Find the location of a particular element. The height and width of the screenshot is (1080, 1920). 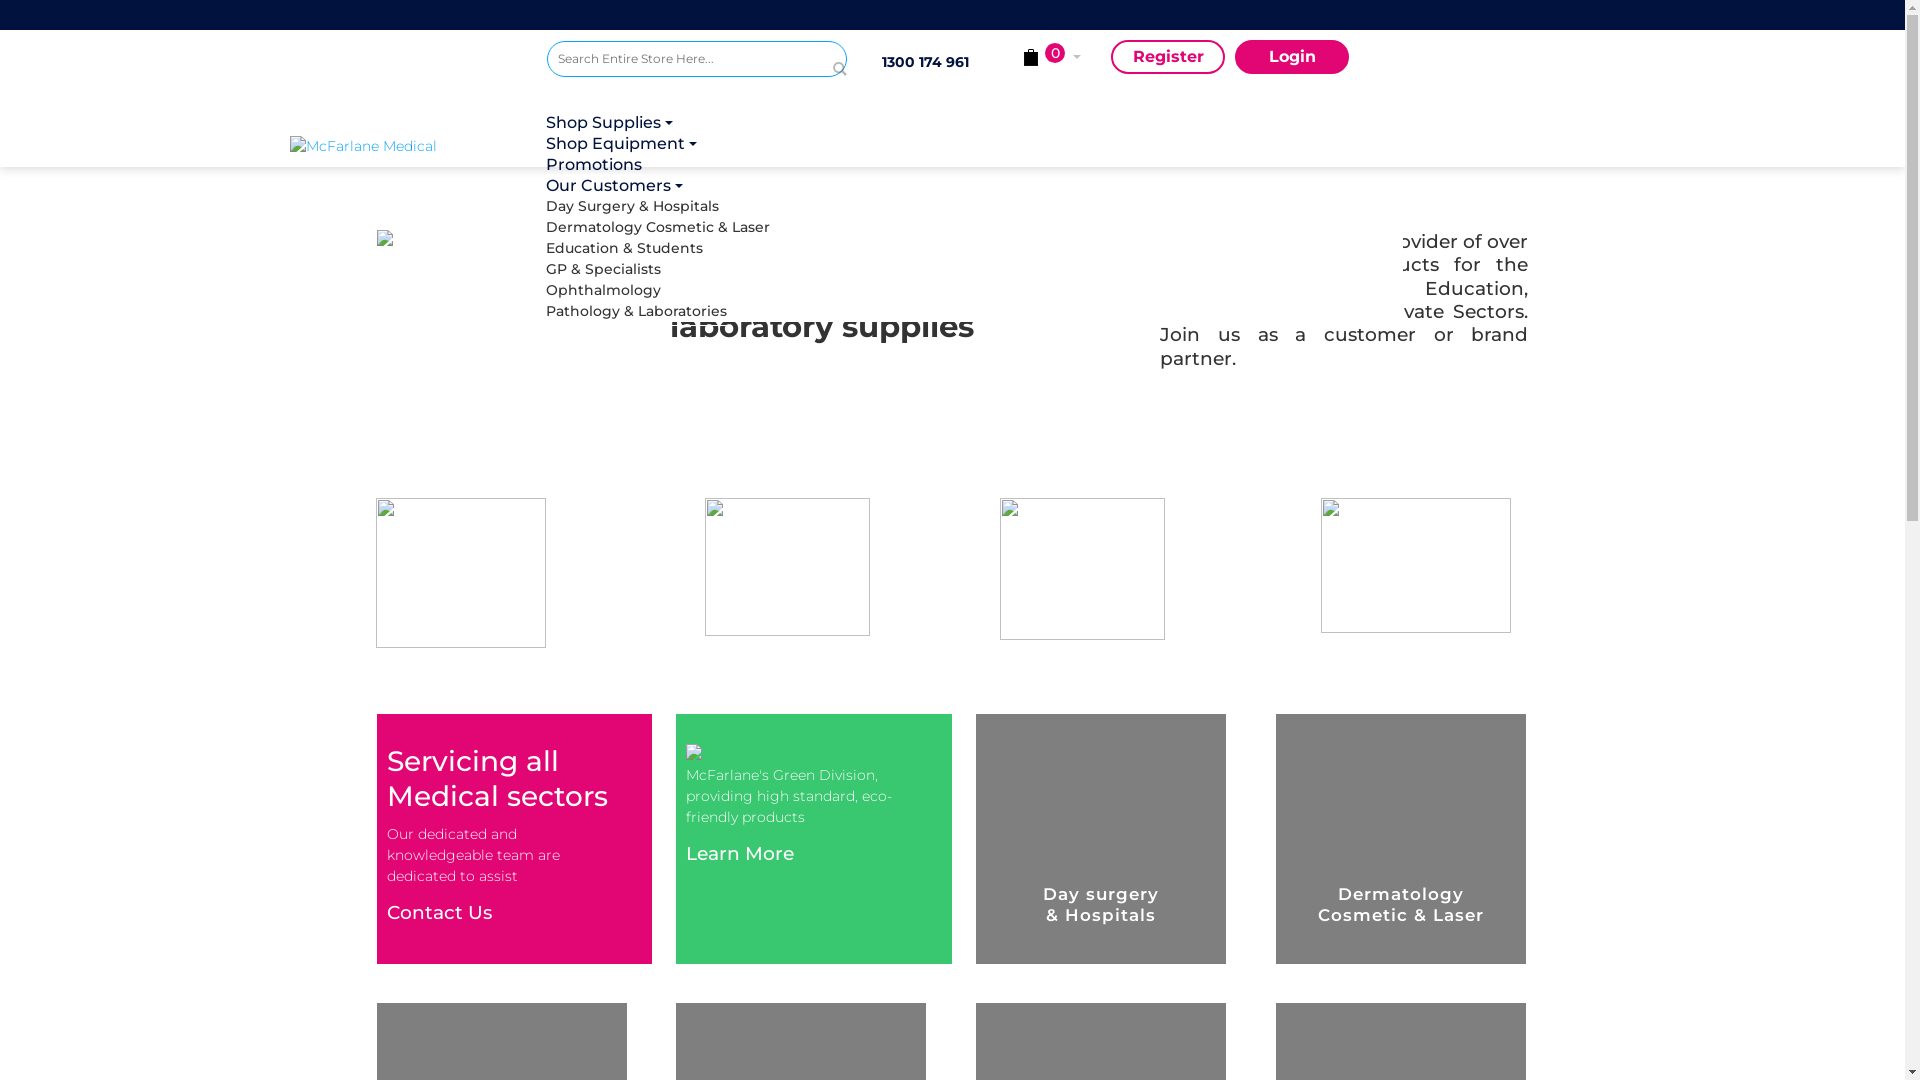

'Day Surgery & Hospitals' is located at coordinates (546, 206).